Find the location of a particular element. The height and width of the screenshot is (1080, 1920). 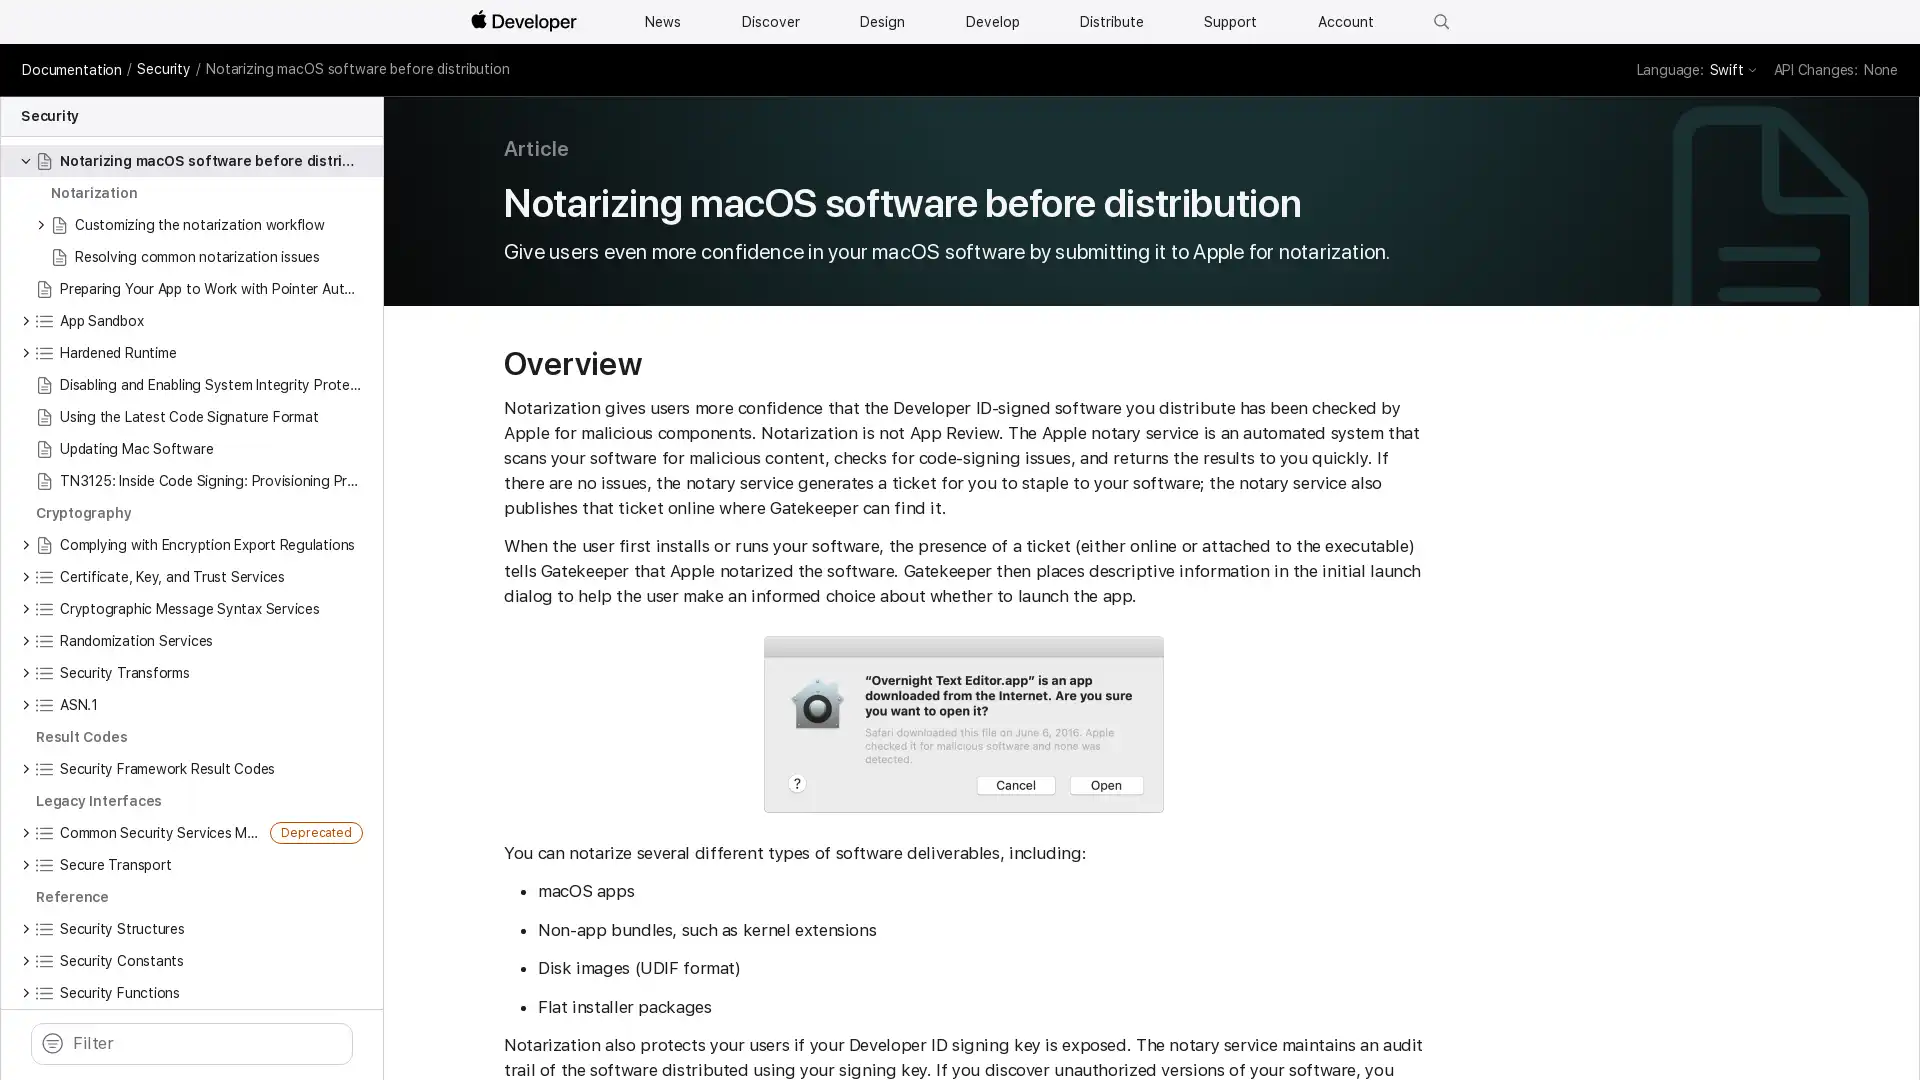

Security Functions is located at coordinates (23, 1005).